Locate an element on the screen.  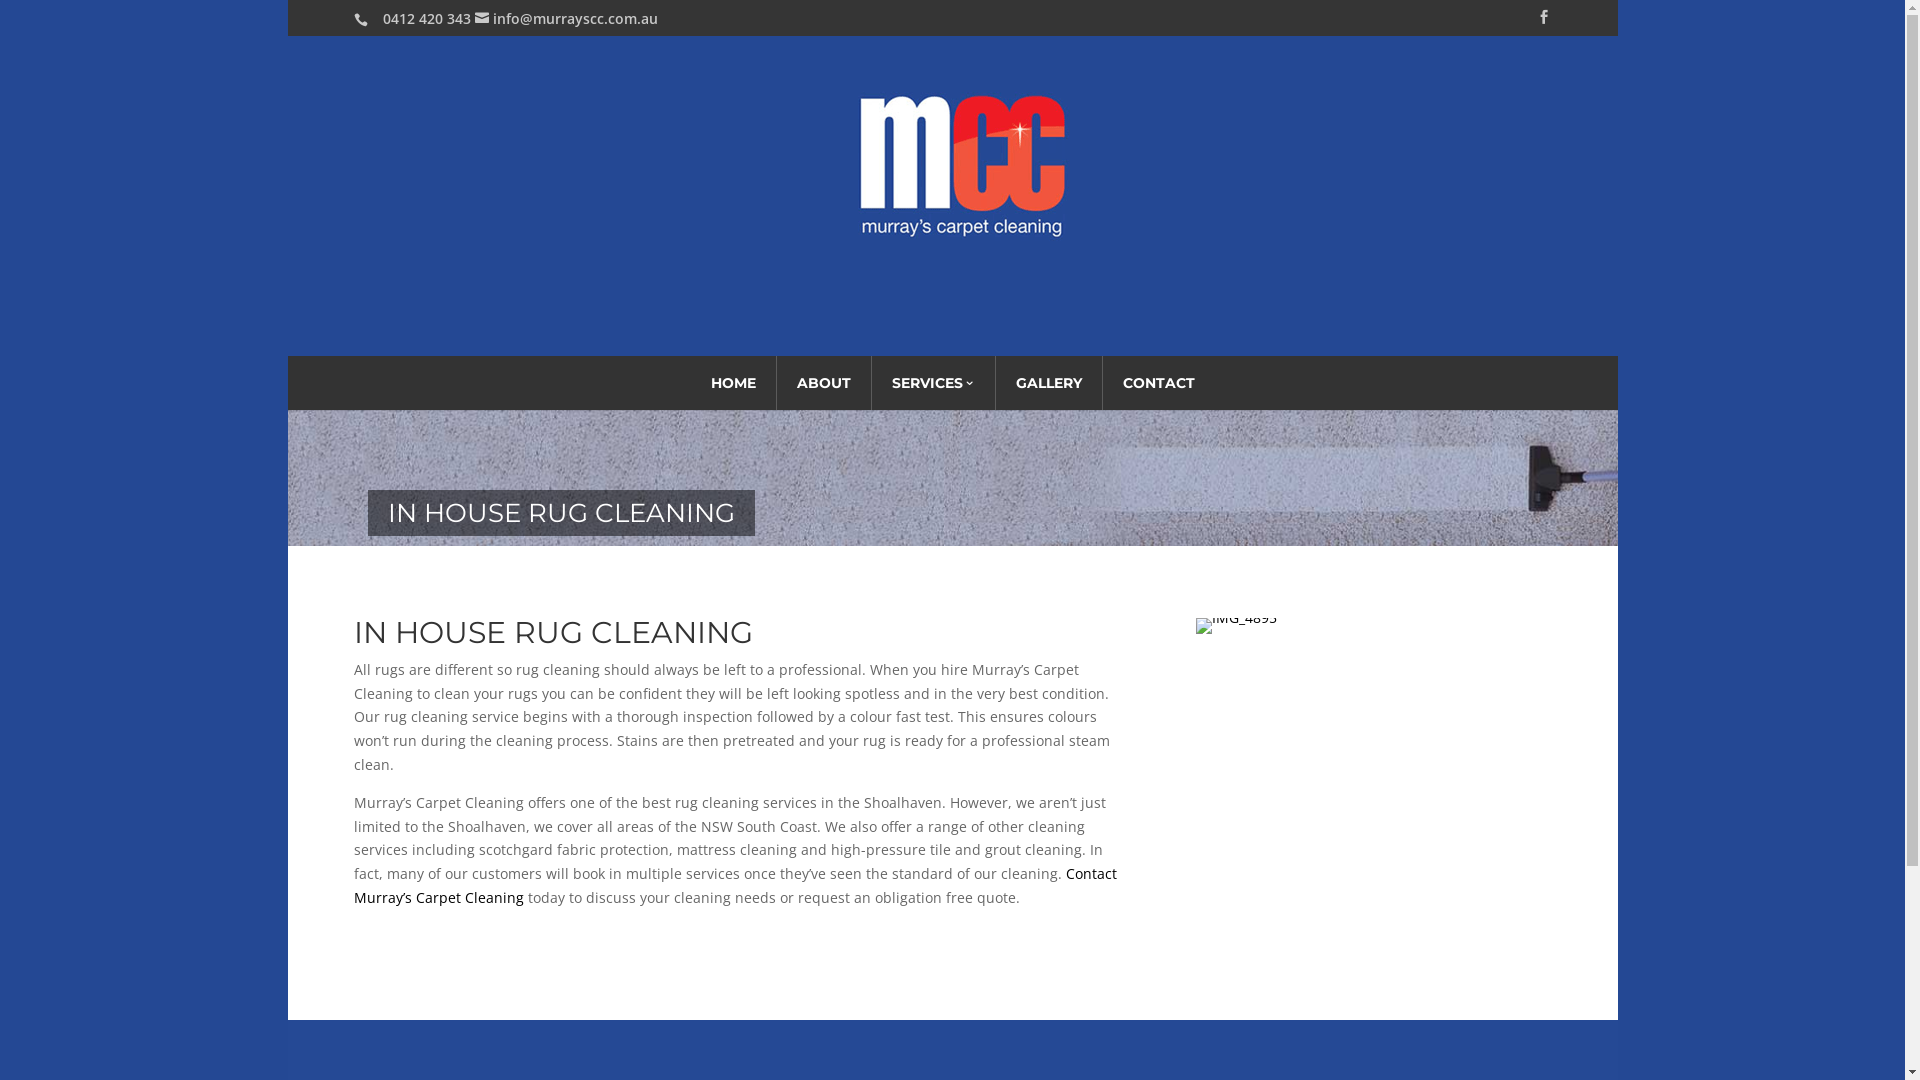
'ABOUT' is located at coordinates (822, 382).